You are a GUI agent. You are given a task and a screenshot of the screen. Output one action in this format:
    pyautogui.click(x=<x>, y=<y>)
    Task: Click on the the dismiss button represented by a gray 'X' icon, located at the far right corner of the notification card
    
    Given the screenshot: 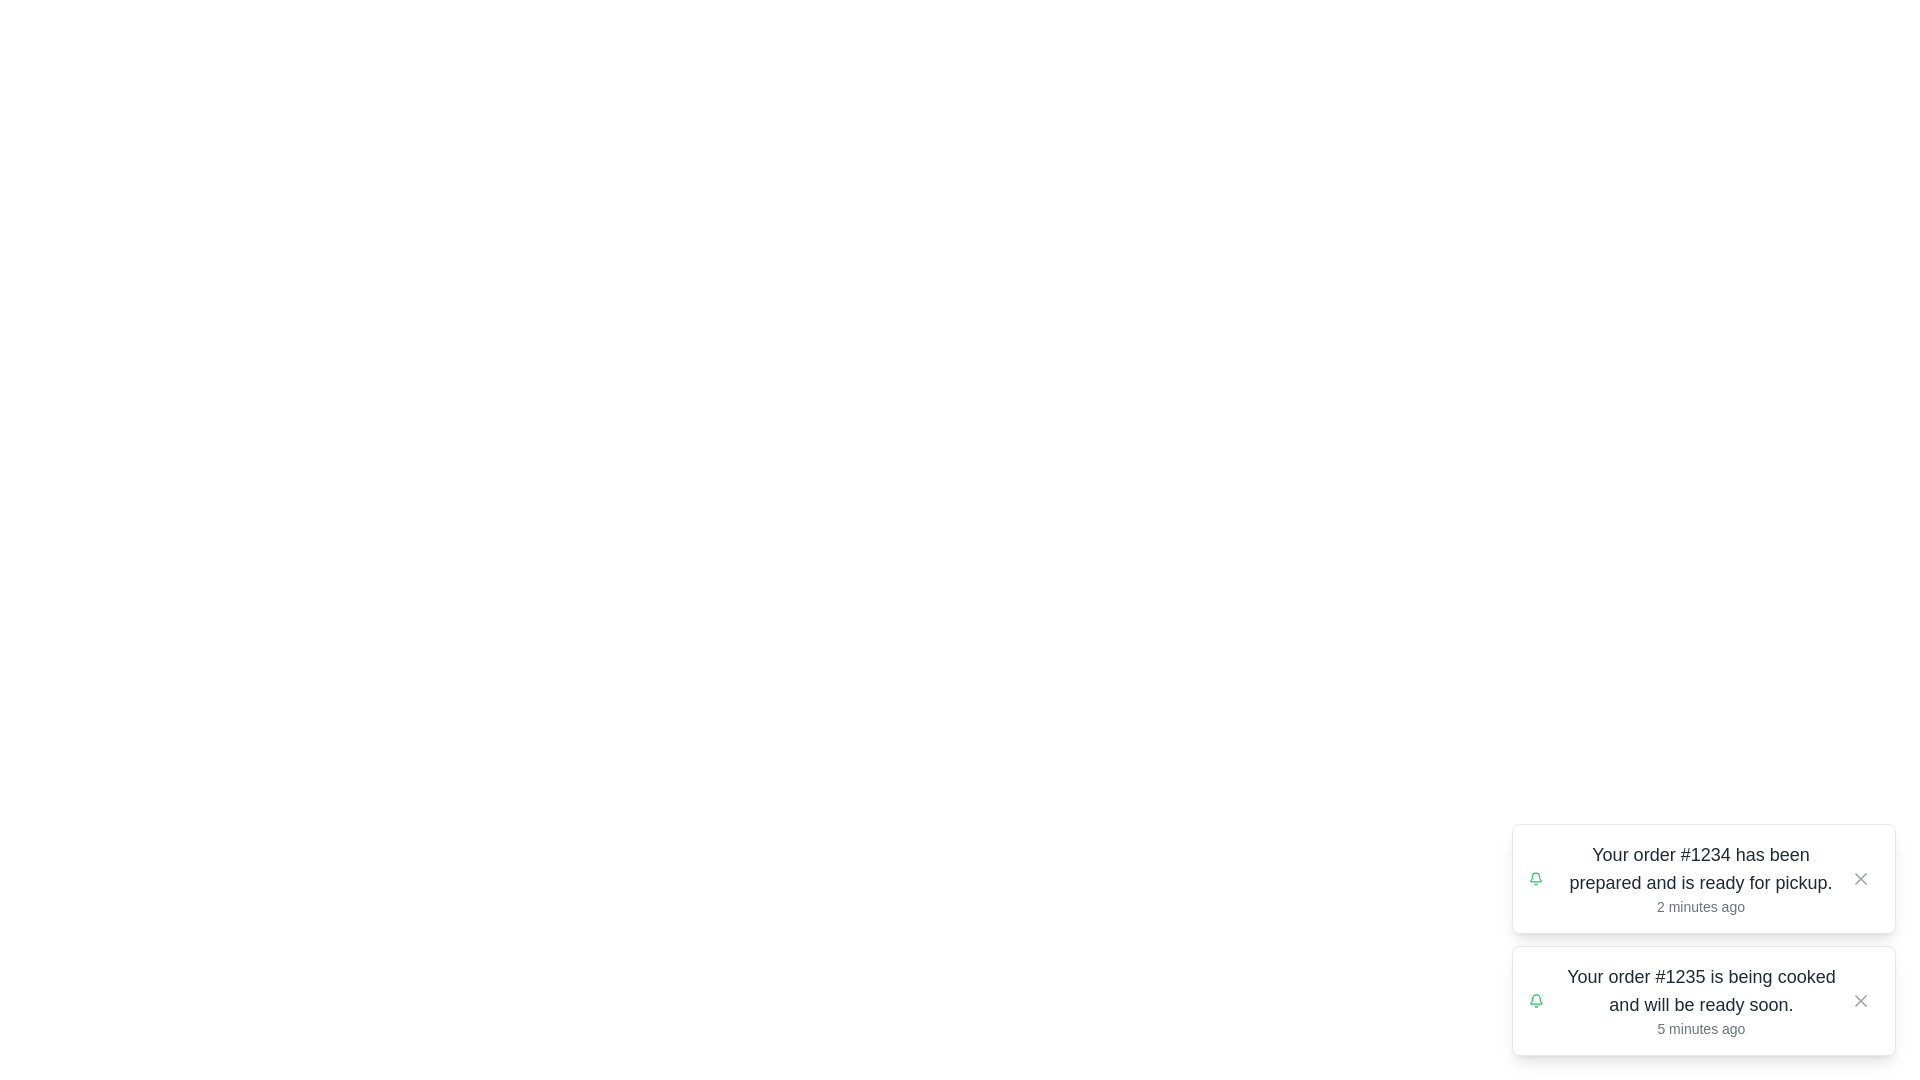 What is the action you would take?
    pyautogui.click(x=1860, y=1001)
    